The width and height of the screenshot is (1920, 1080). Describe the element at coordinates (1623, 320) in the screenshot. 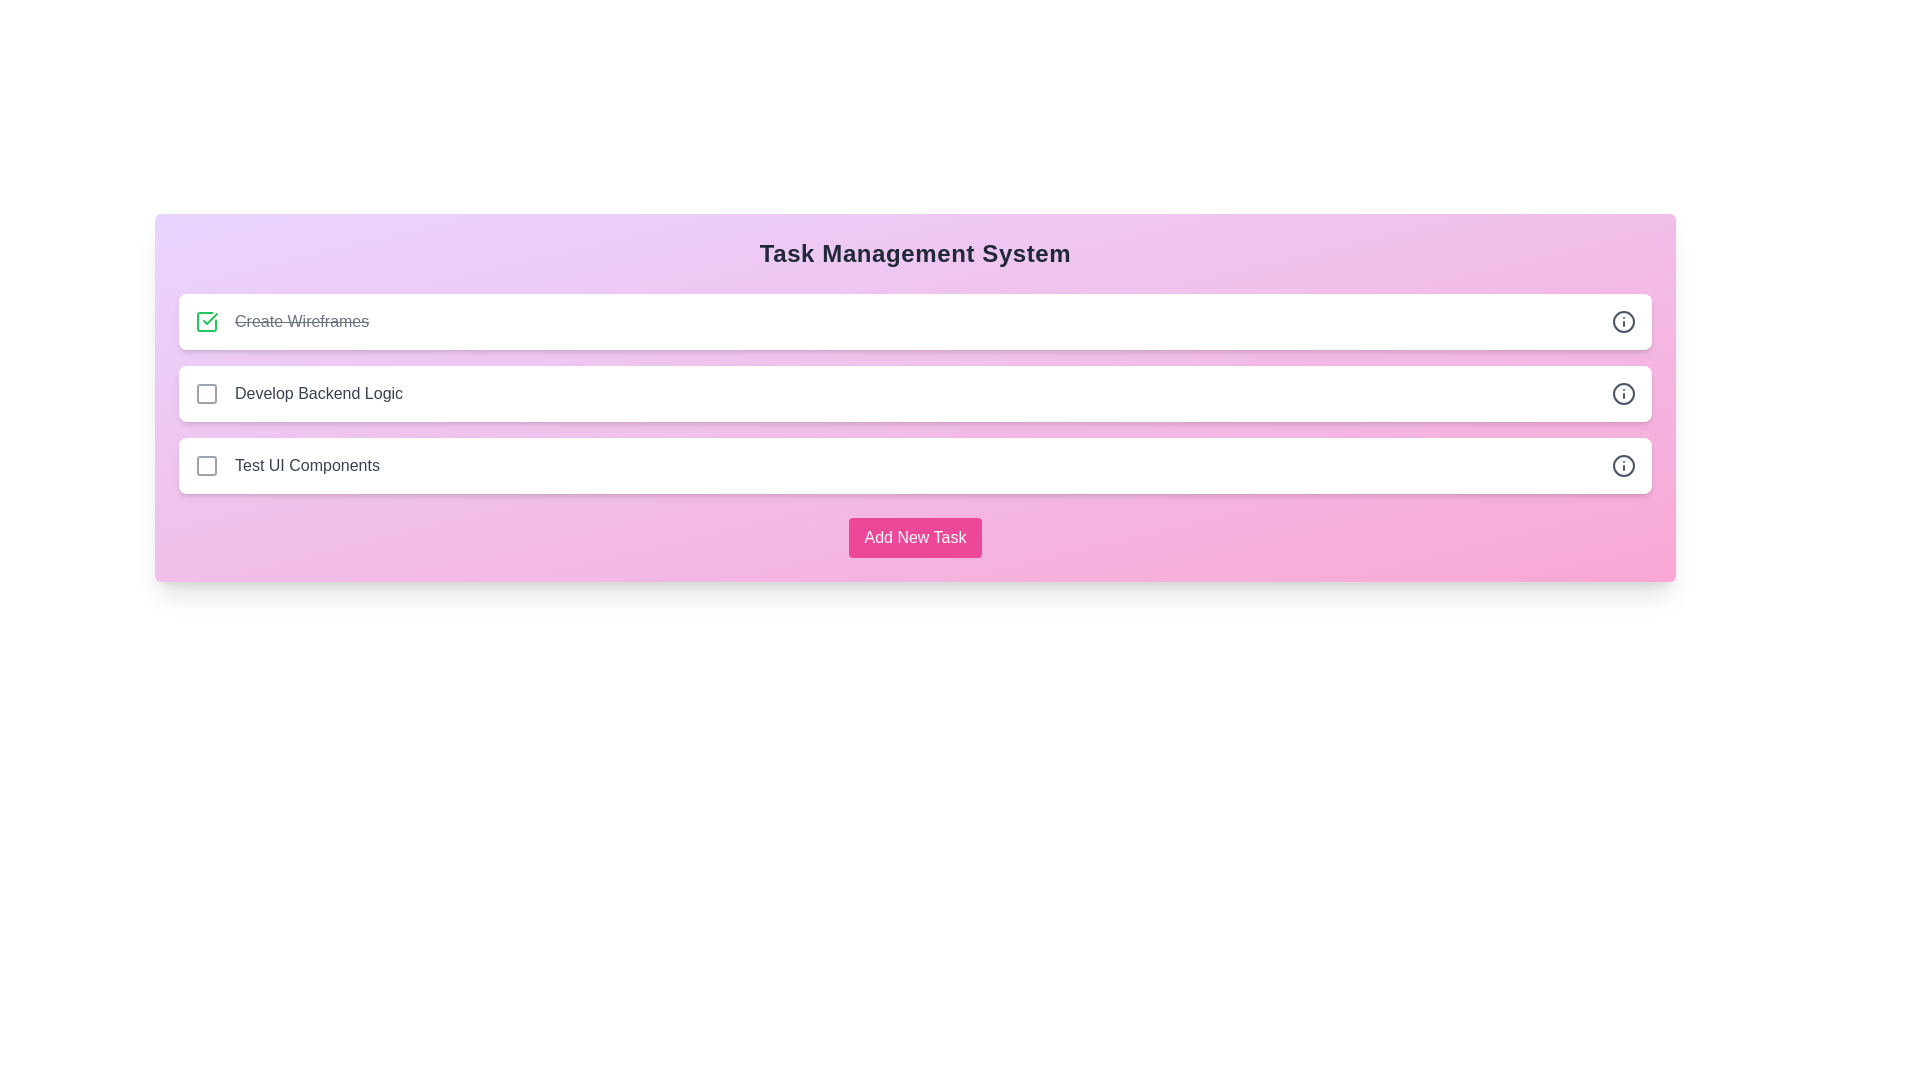

I see `the info icon next to the task 'Create Wireframes' to view its details` at that location.